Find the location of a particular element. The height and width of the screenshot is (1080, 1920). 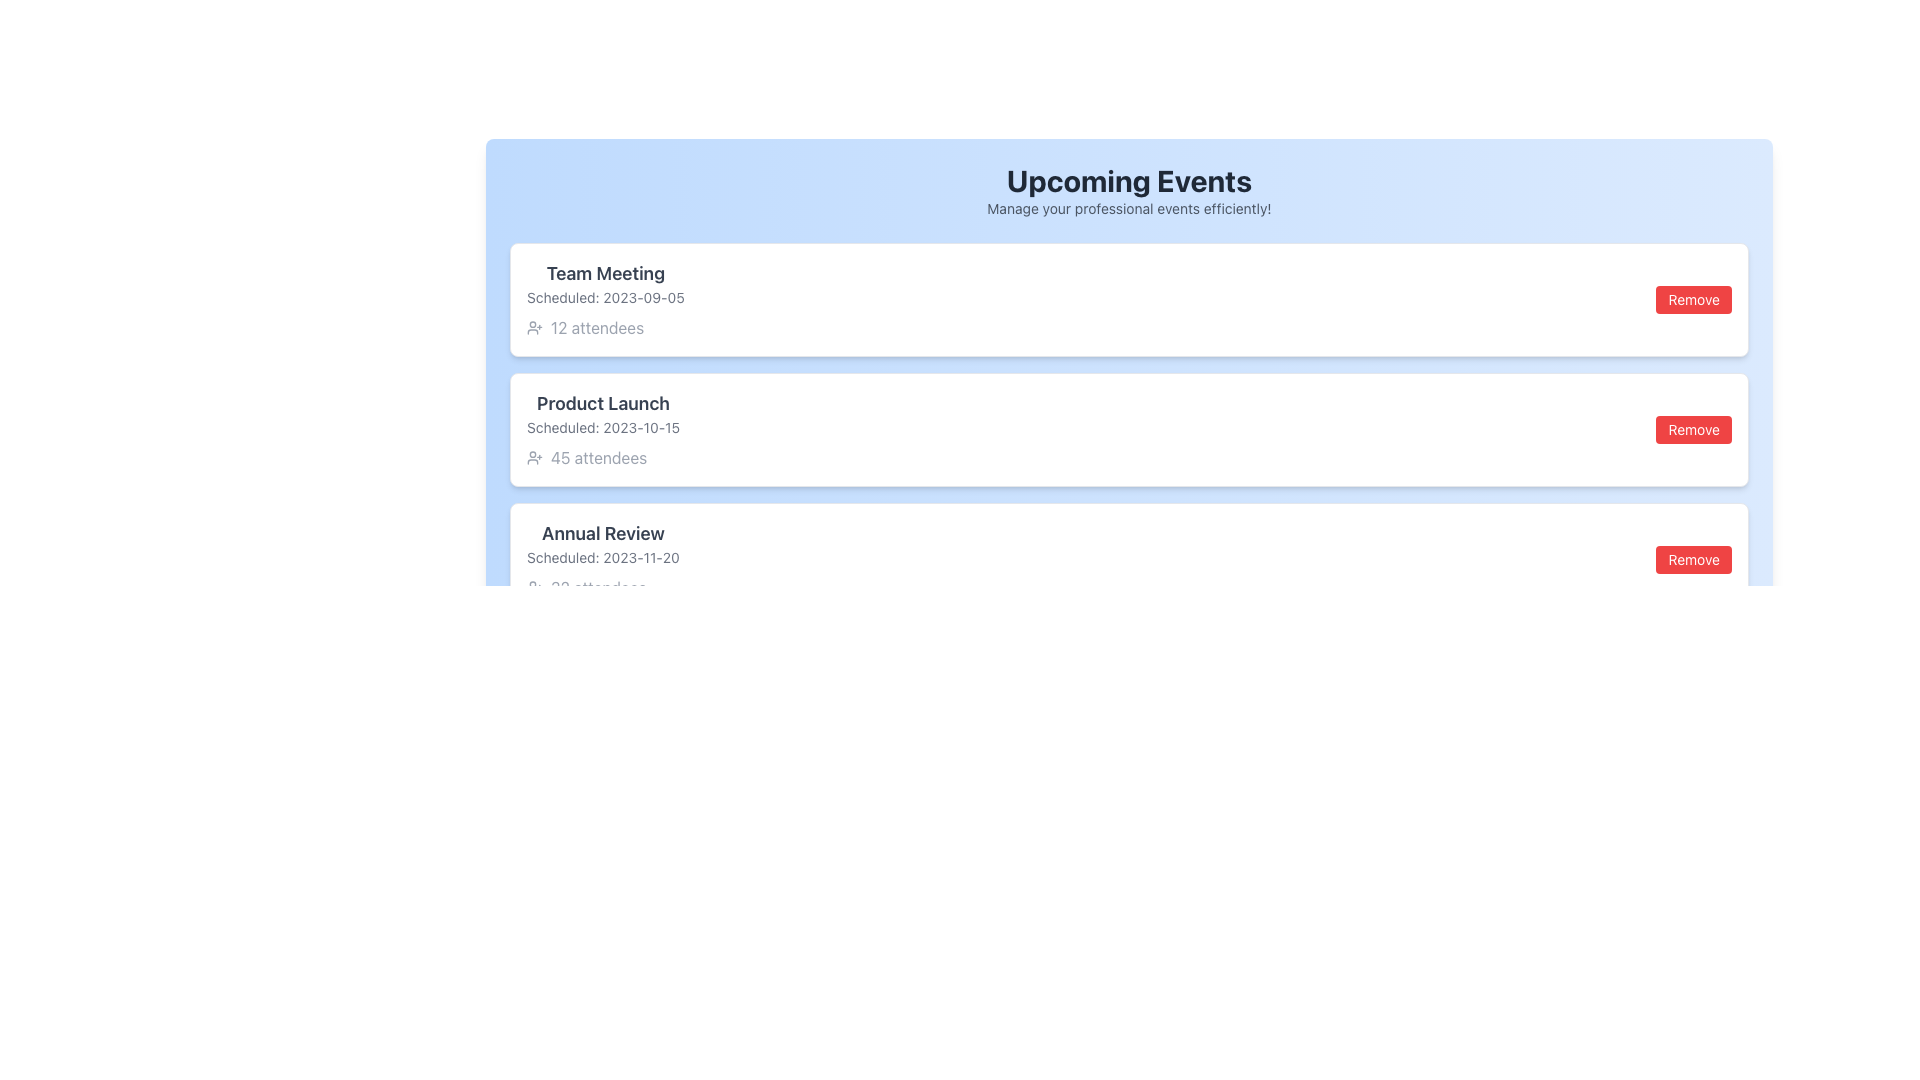

the Informational Text Block that displays 'Product Launch', scheduled for '2023-10-15', and shows '45 attendees', located in the second card of the events layout is located at coordinates (602, 428).